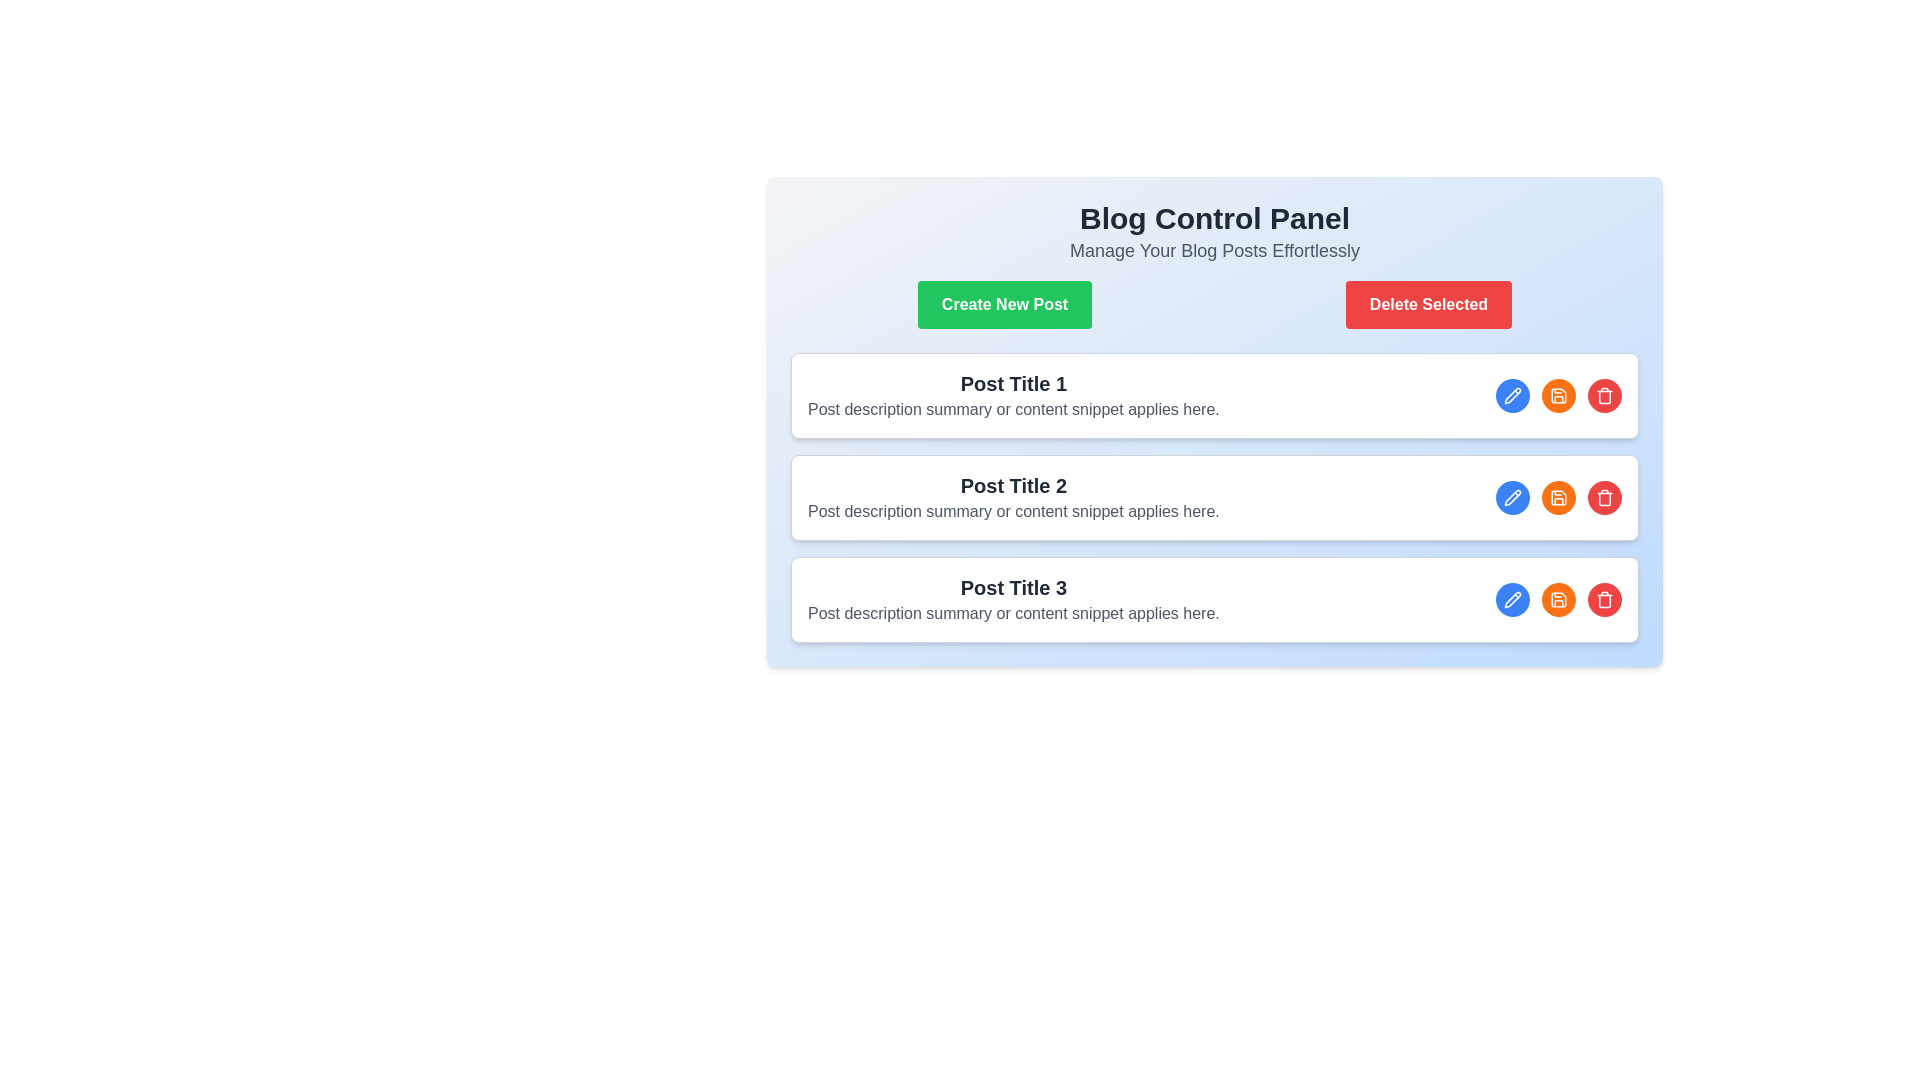  Describe the element at coordinates (1604, 396) in the screenshot. I see `the rightmost delete button in the action section of the first blog post entry under the 'Blog Control Panel'` at that location.